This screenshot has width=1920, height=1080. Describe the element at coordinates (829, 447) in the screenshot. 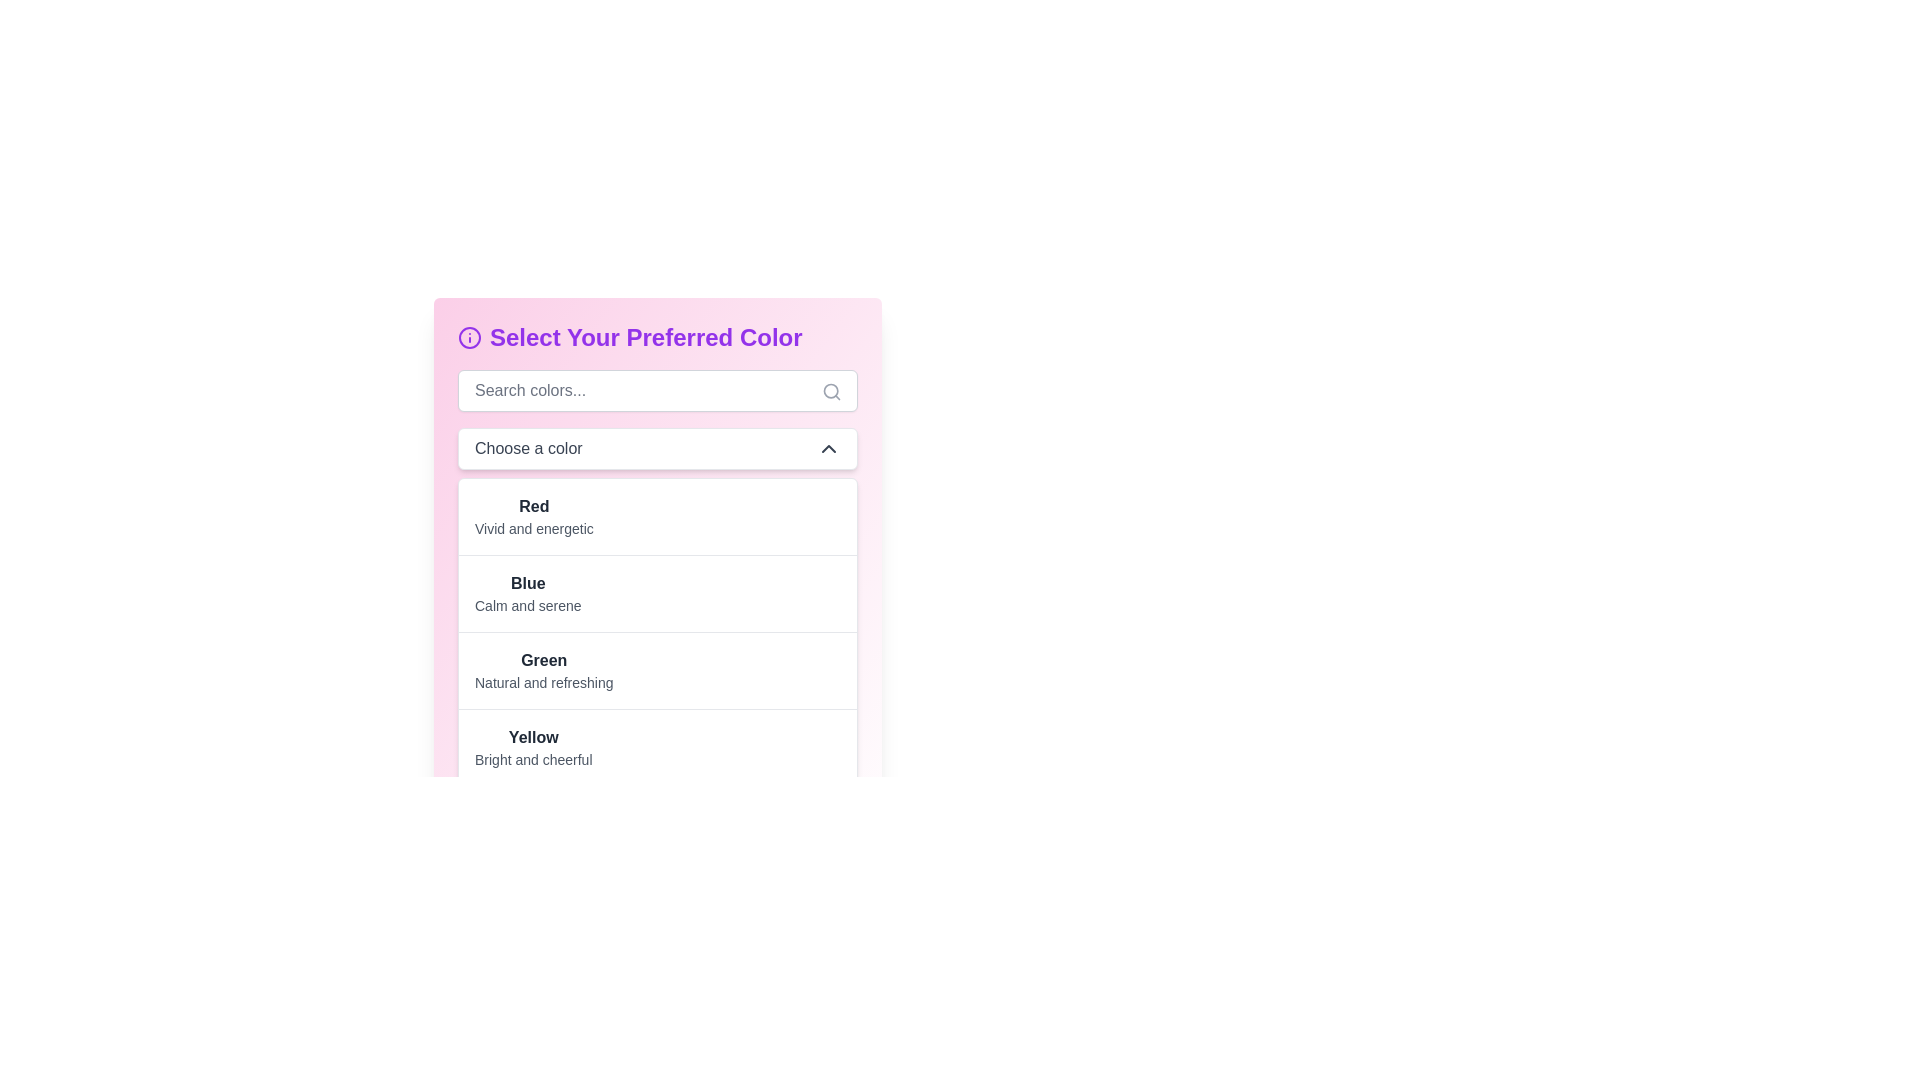

I see `the small upward-pointing chevron icon located to the right of the 'Choose a color' text` at that location.